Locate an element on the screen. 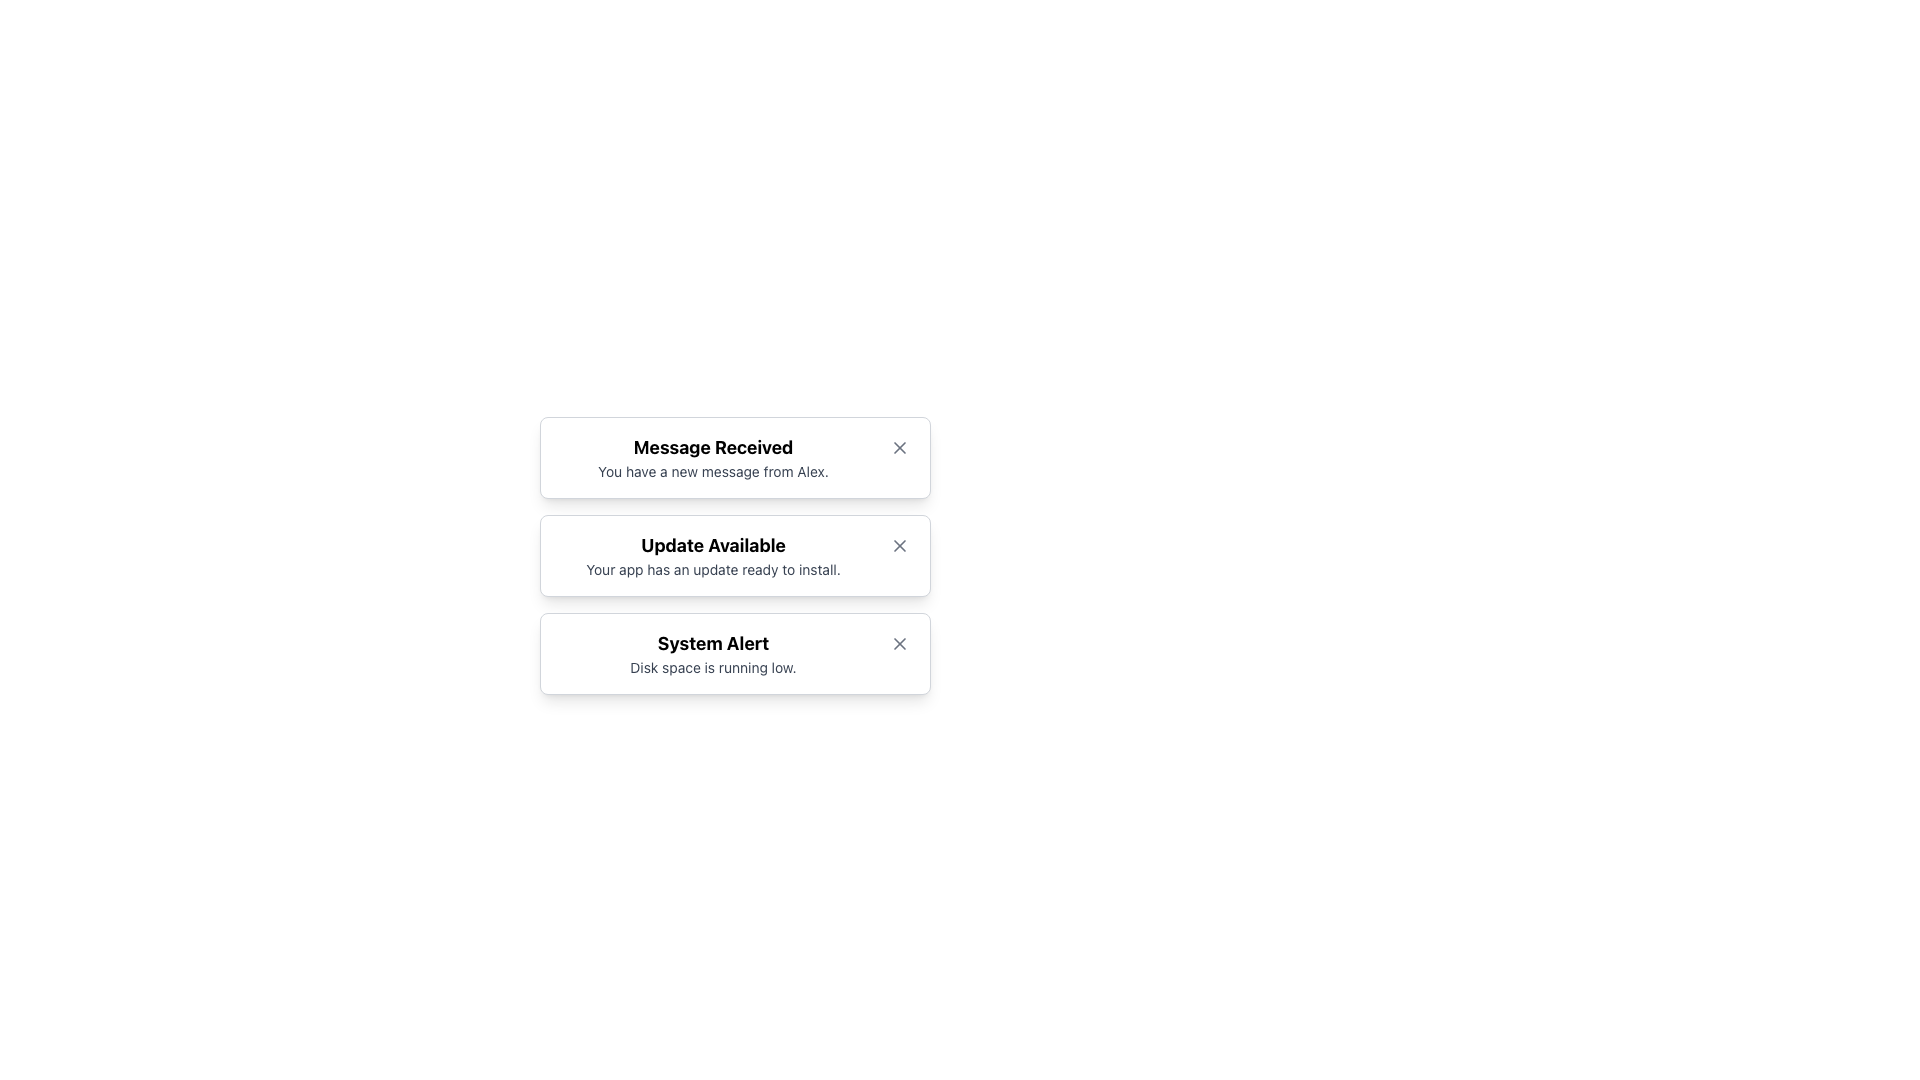  the close button located in the top-right corner of the notification card titled 'Update Available' is located at coordinates (899, 546).